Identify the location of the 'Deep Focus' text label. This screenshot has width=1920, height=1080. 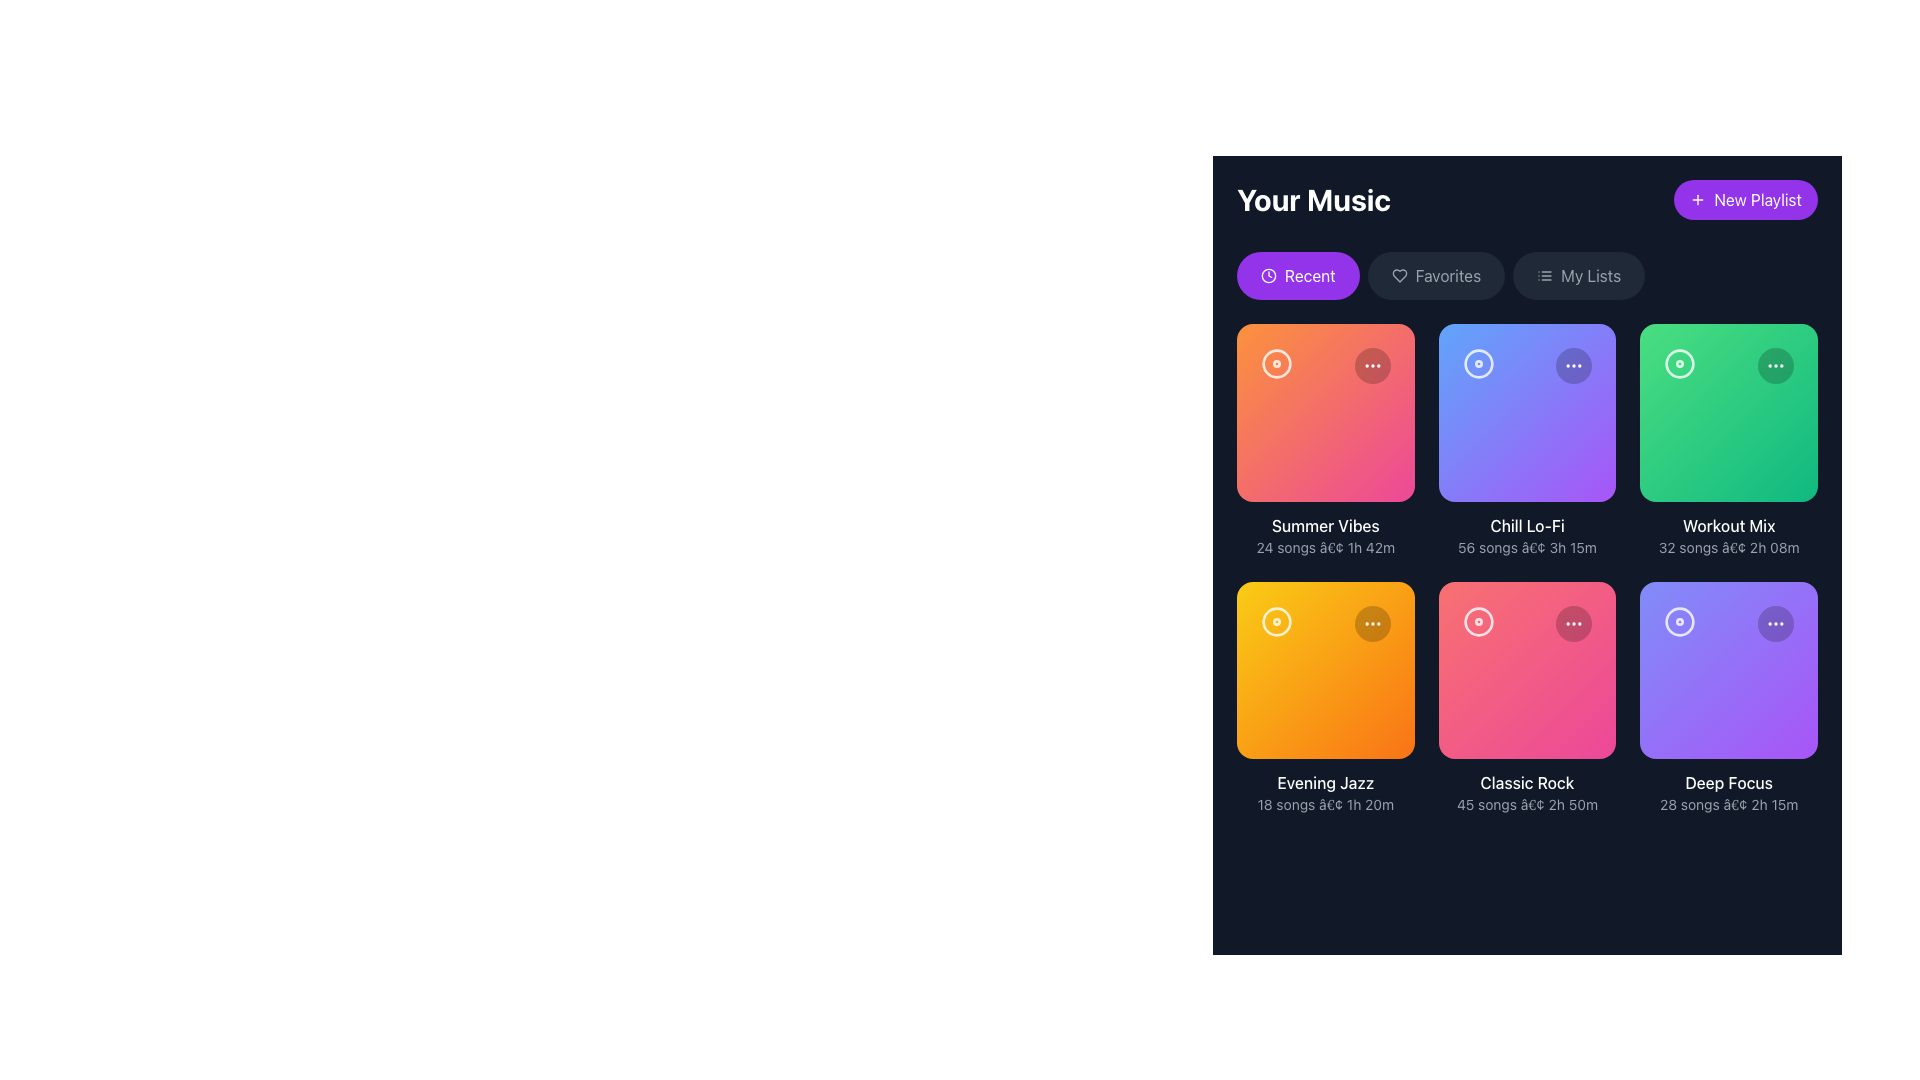
(1728, 782).